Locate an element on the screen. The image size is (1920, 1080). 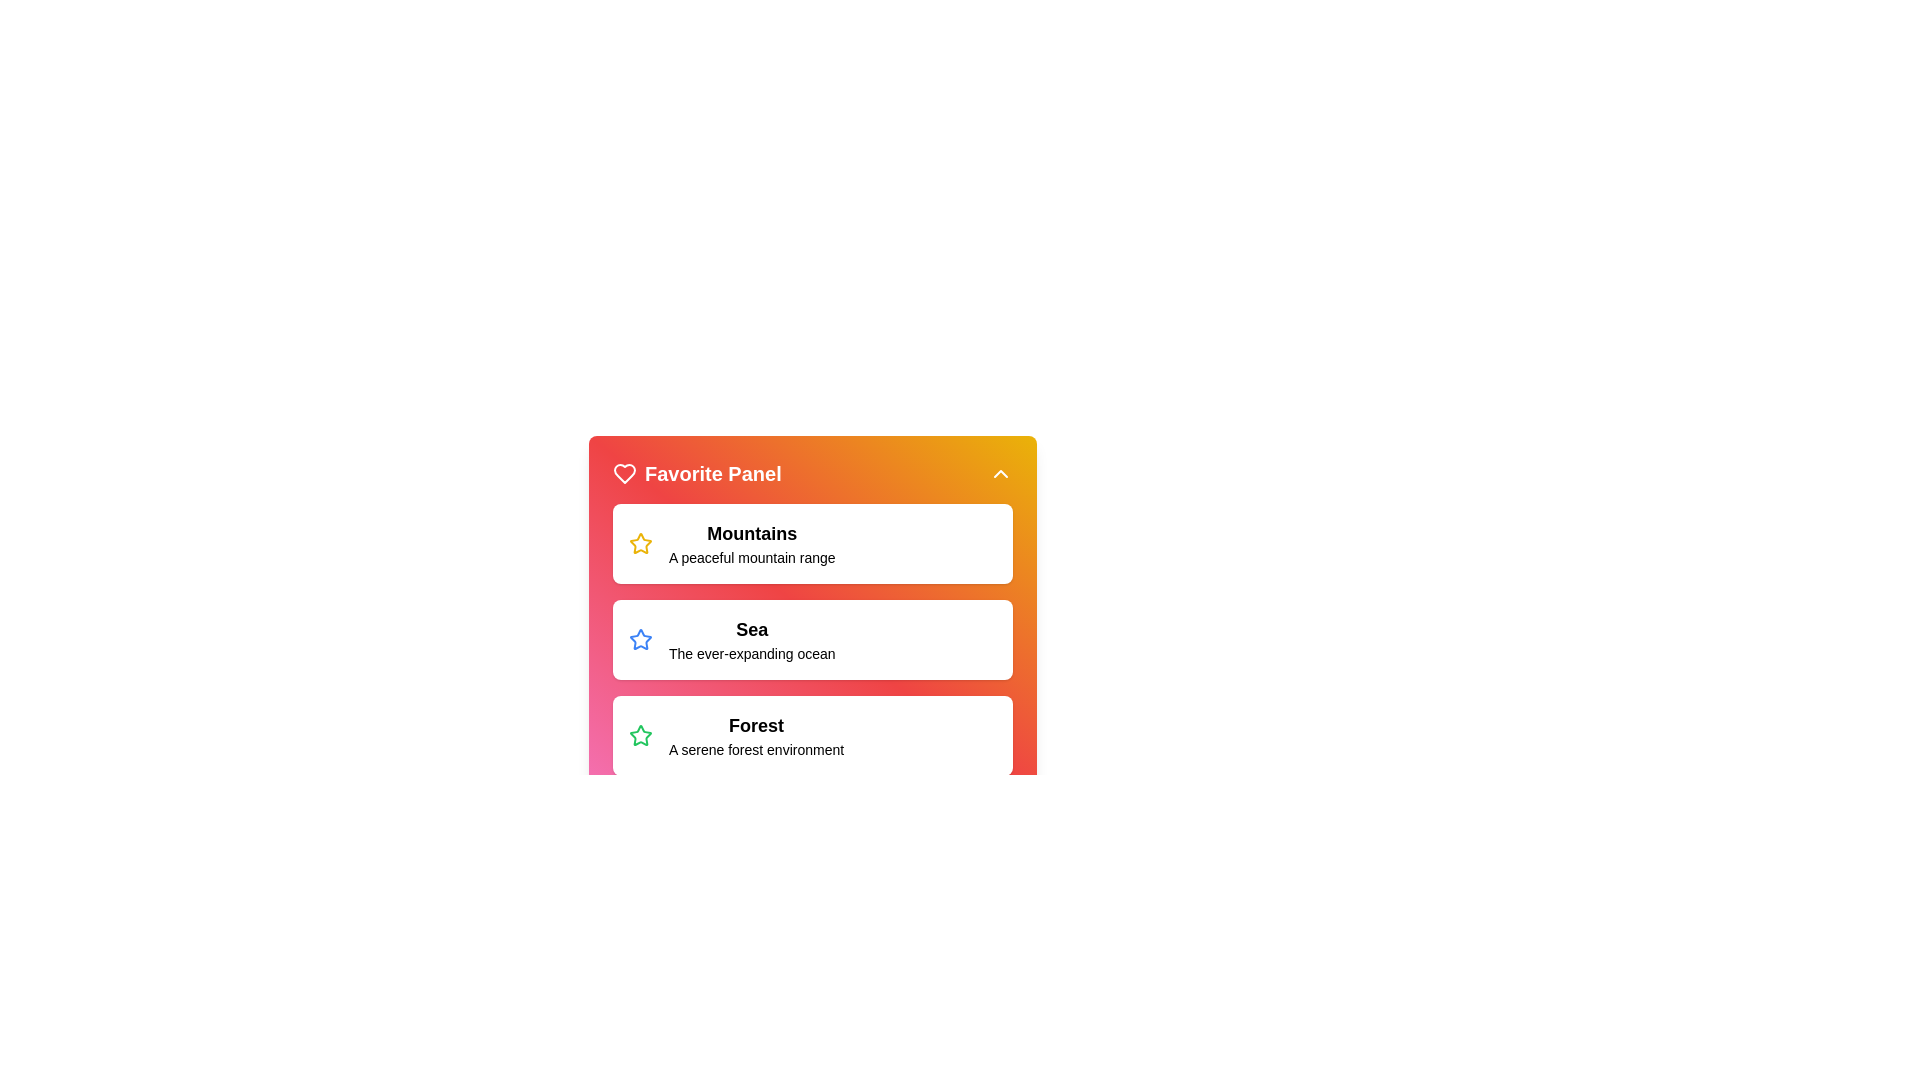
the text label displaying 'A peaceful mountain range' located under the title 'Mountains' in the 'Favorite Panel' section is located at coordinates (751, 558).